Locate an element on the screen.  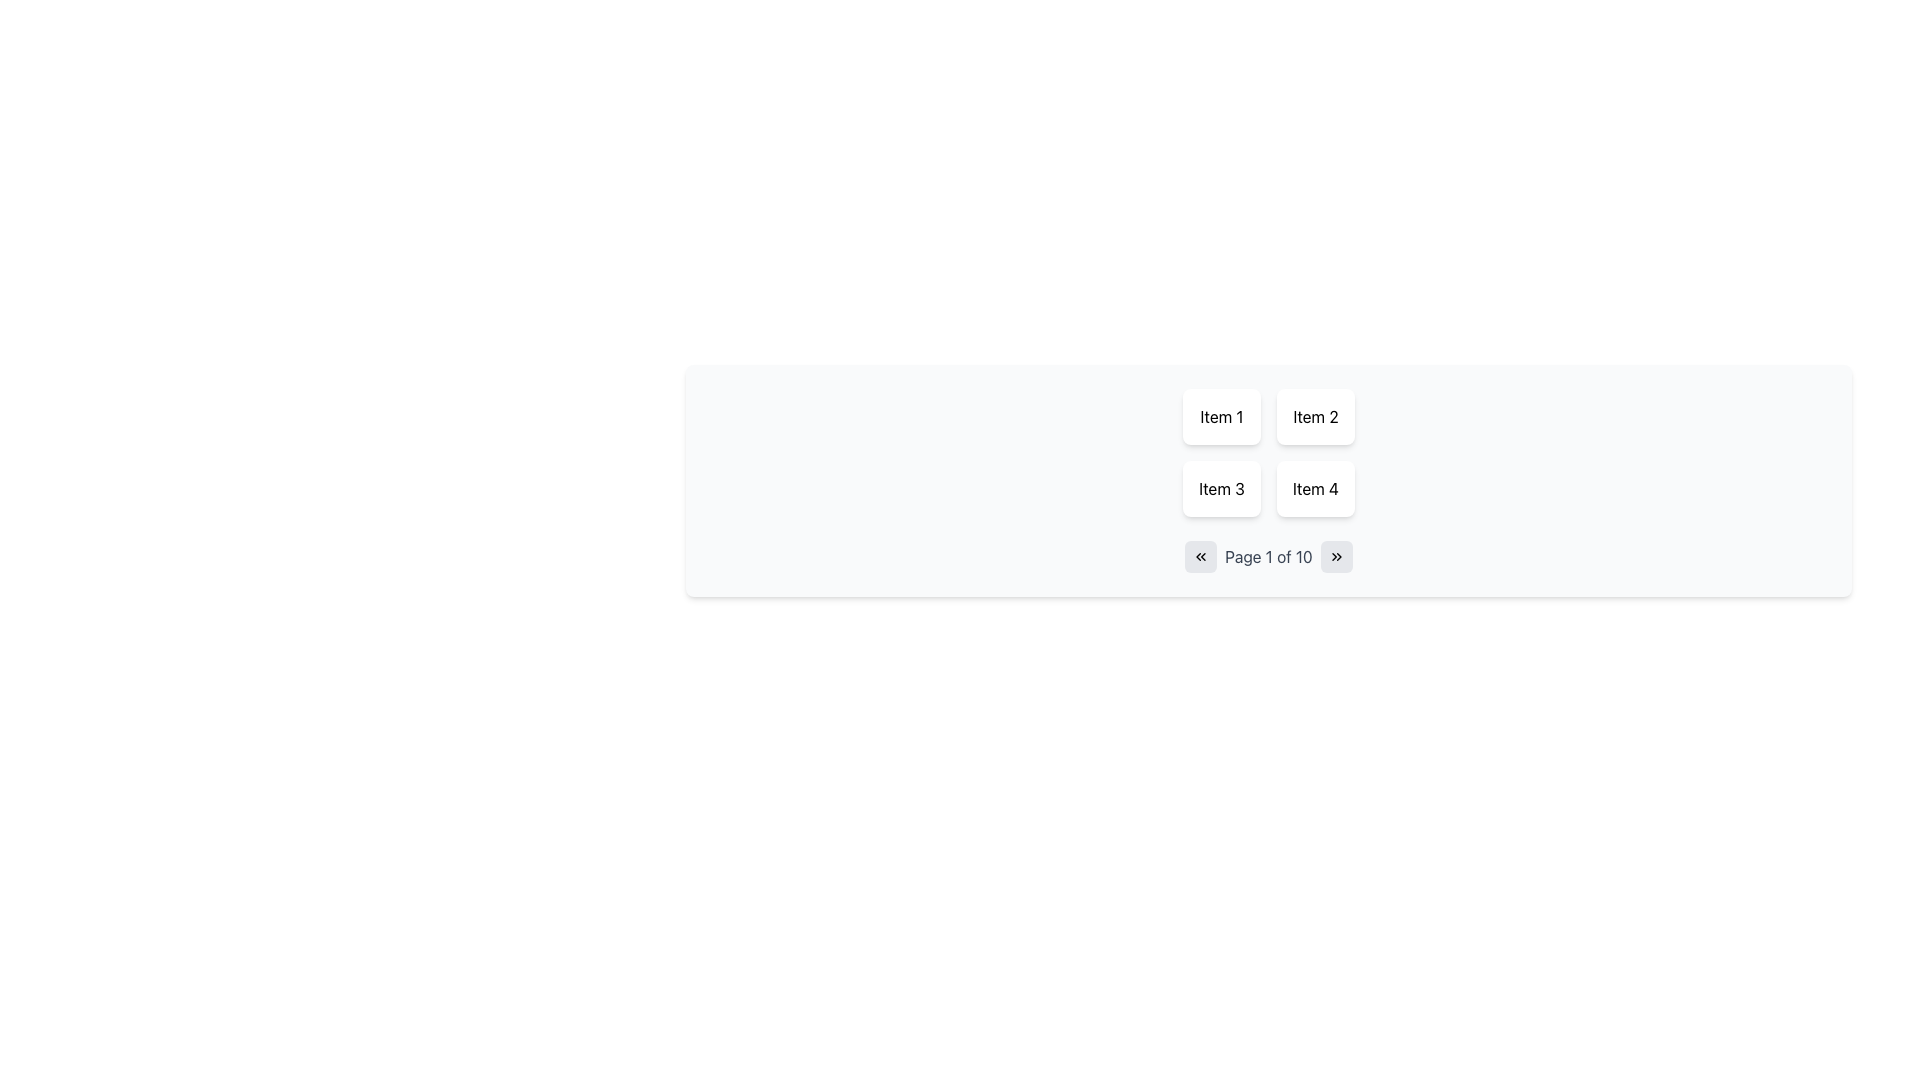
the leftmost button in the pagination control bar is located at coordinates (1200, 556).